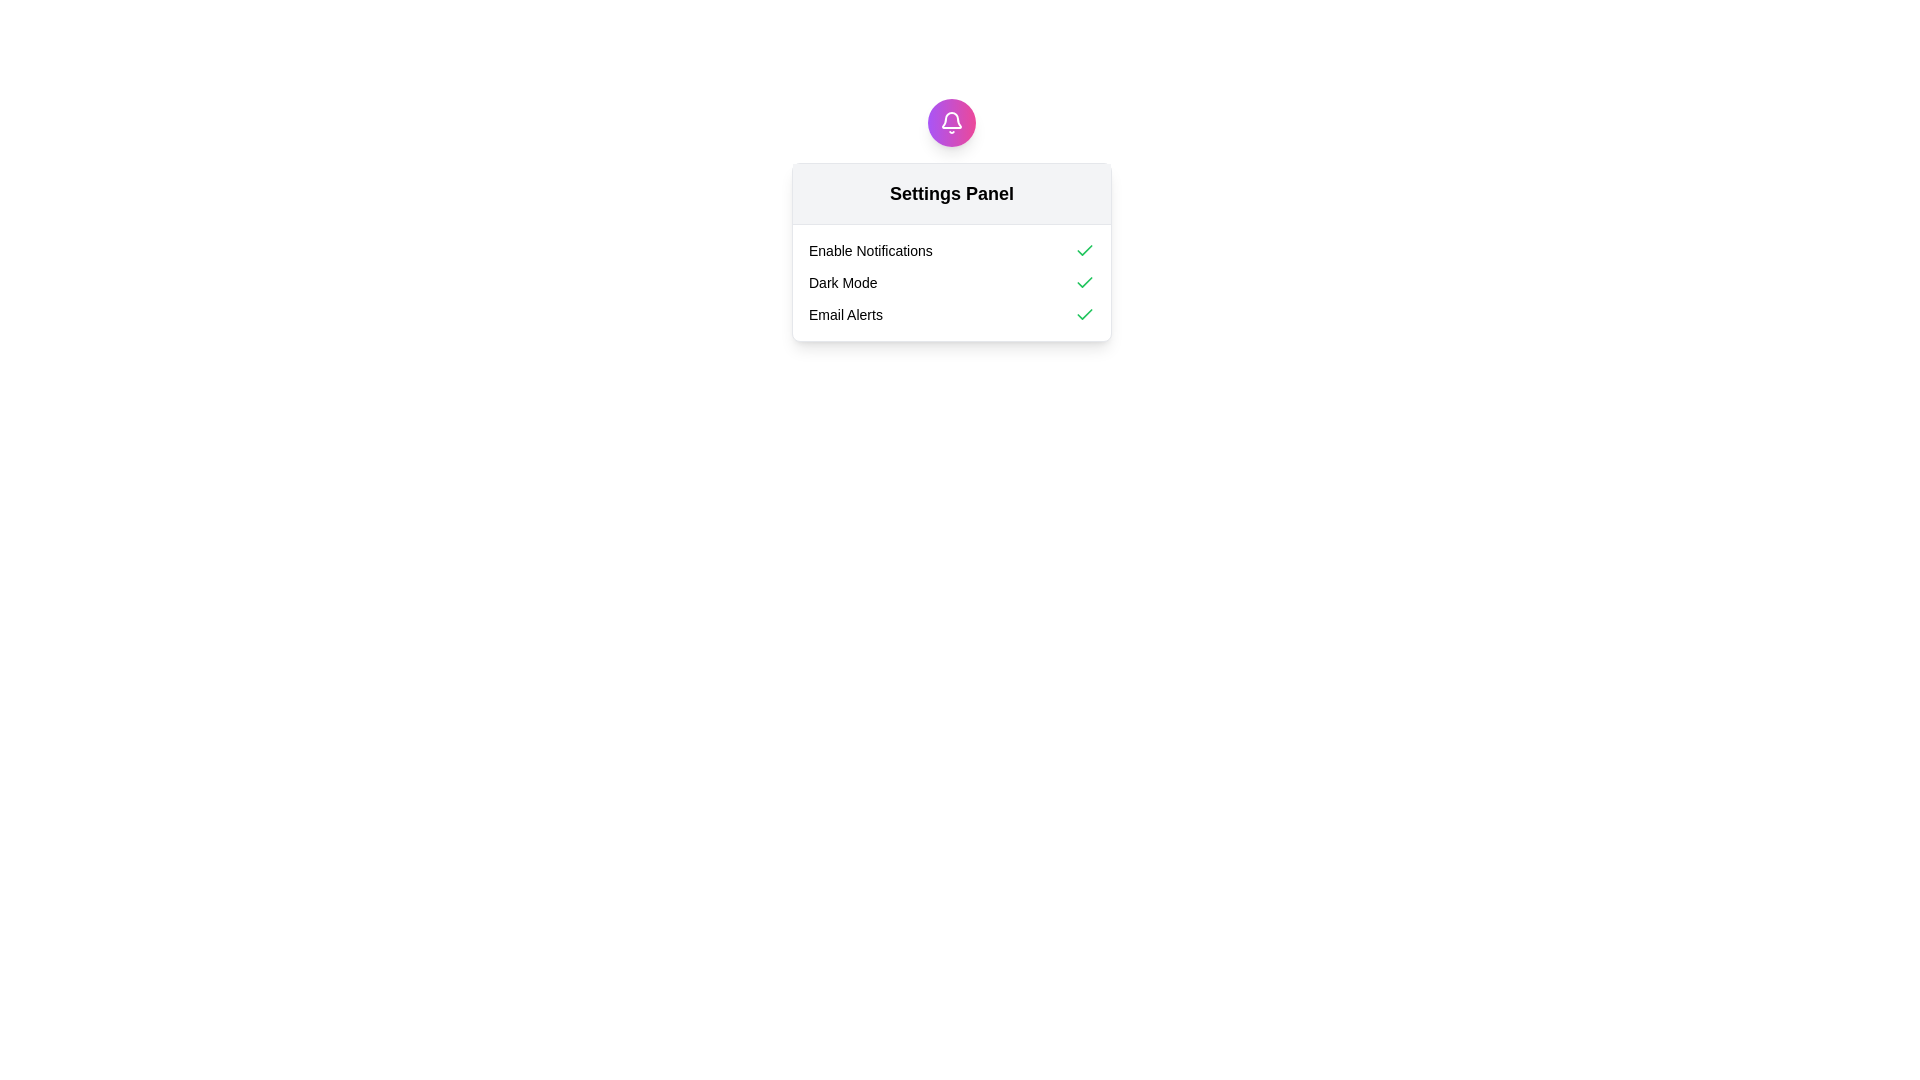 This screenshot has width=1920, height=1080. Describe the element at coordinates (950, 123) in the screenshot. I see `the circular button with a gradient background transitioning from purple to pink, featuring a white notification icon, located above the 'Settings Panel'` at that location.